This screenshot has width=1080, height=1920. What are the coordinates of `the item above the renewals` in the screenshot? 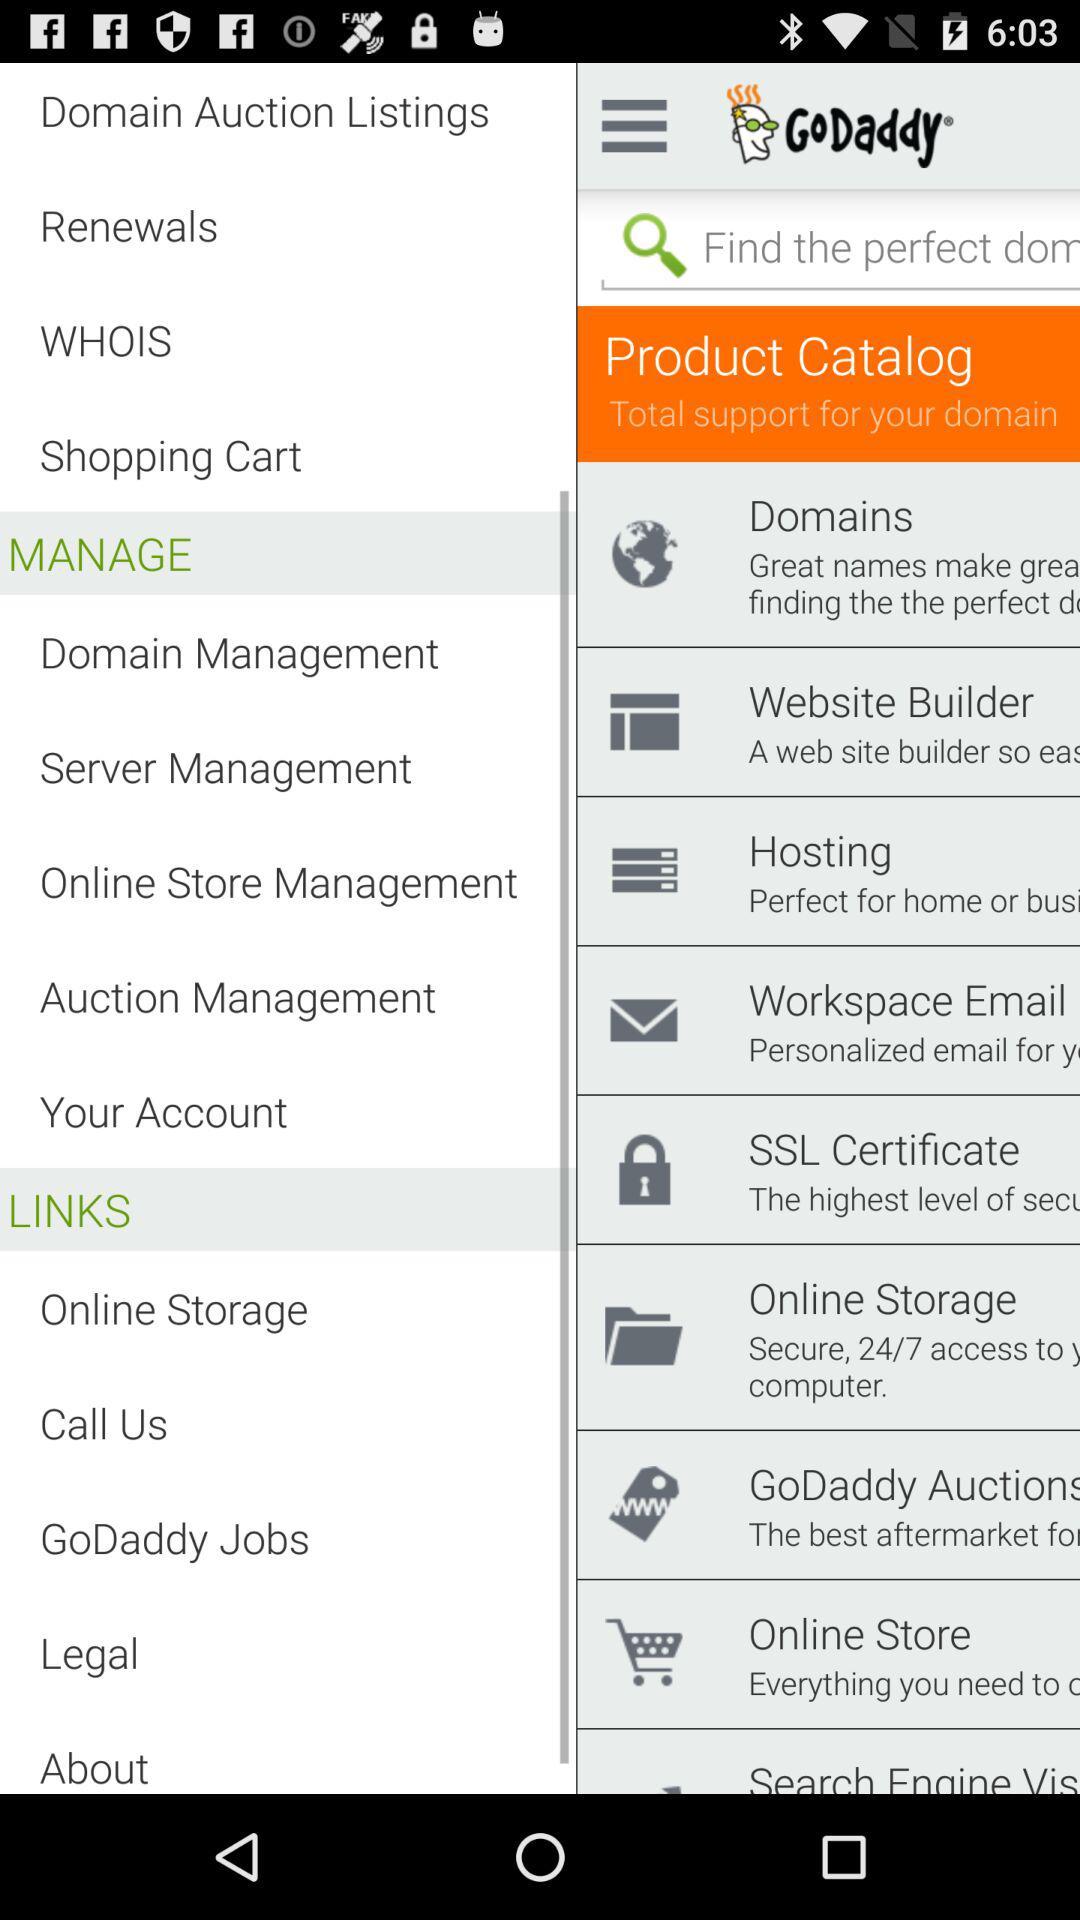 It's located at (263, 109).